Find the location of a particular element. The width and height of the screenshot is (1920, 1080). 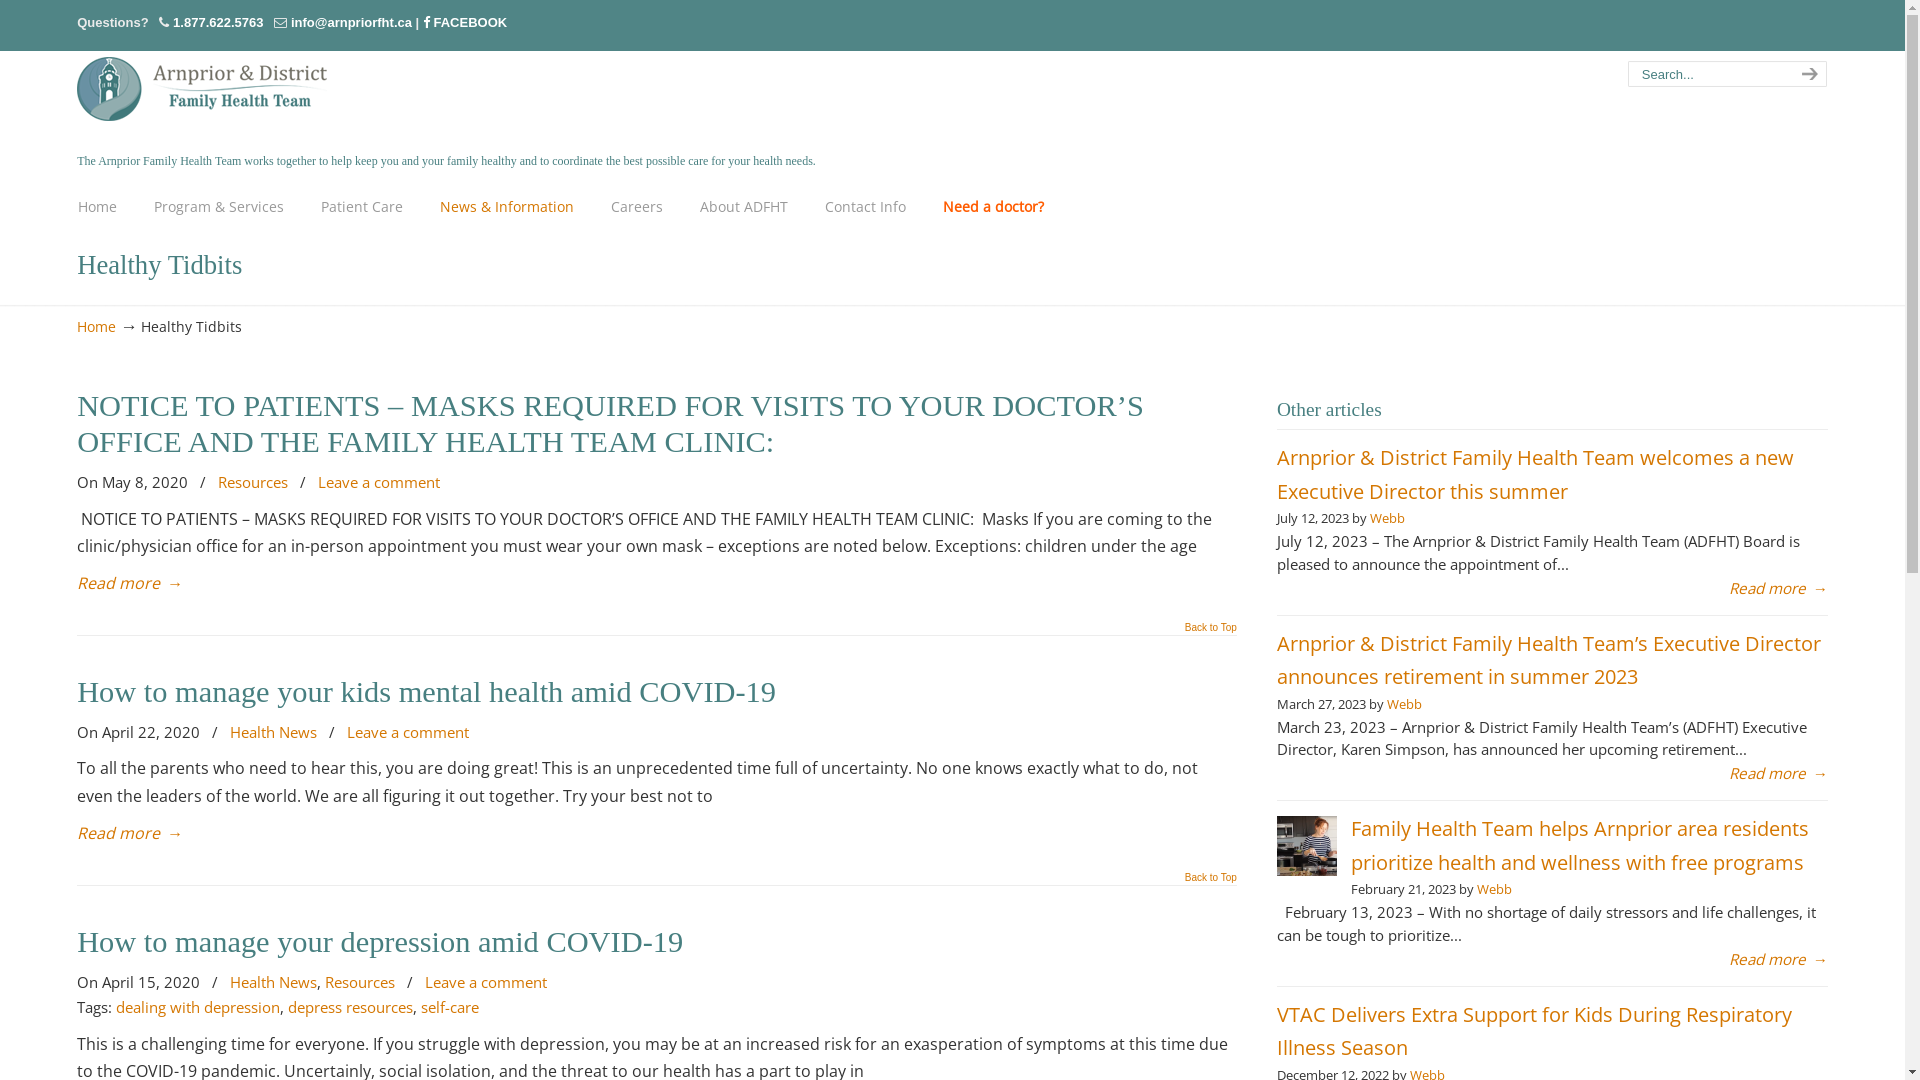

'Webb' is located at coordinates (1386, 516).